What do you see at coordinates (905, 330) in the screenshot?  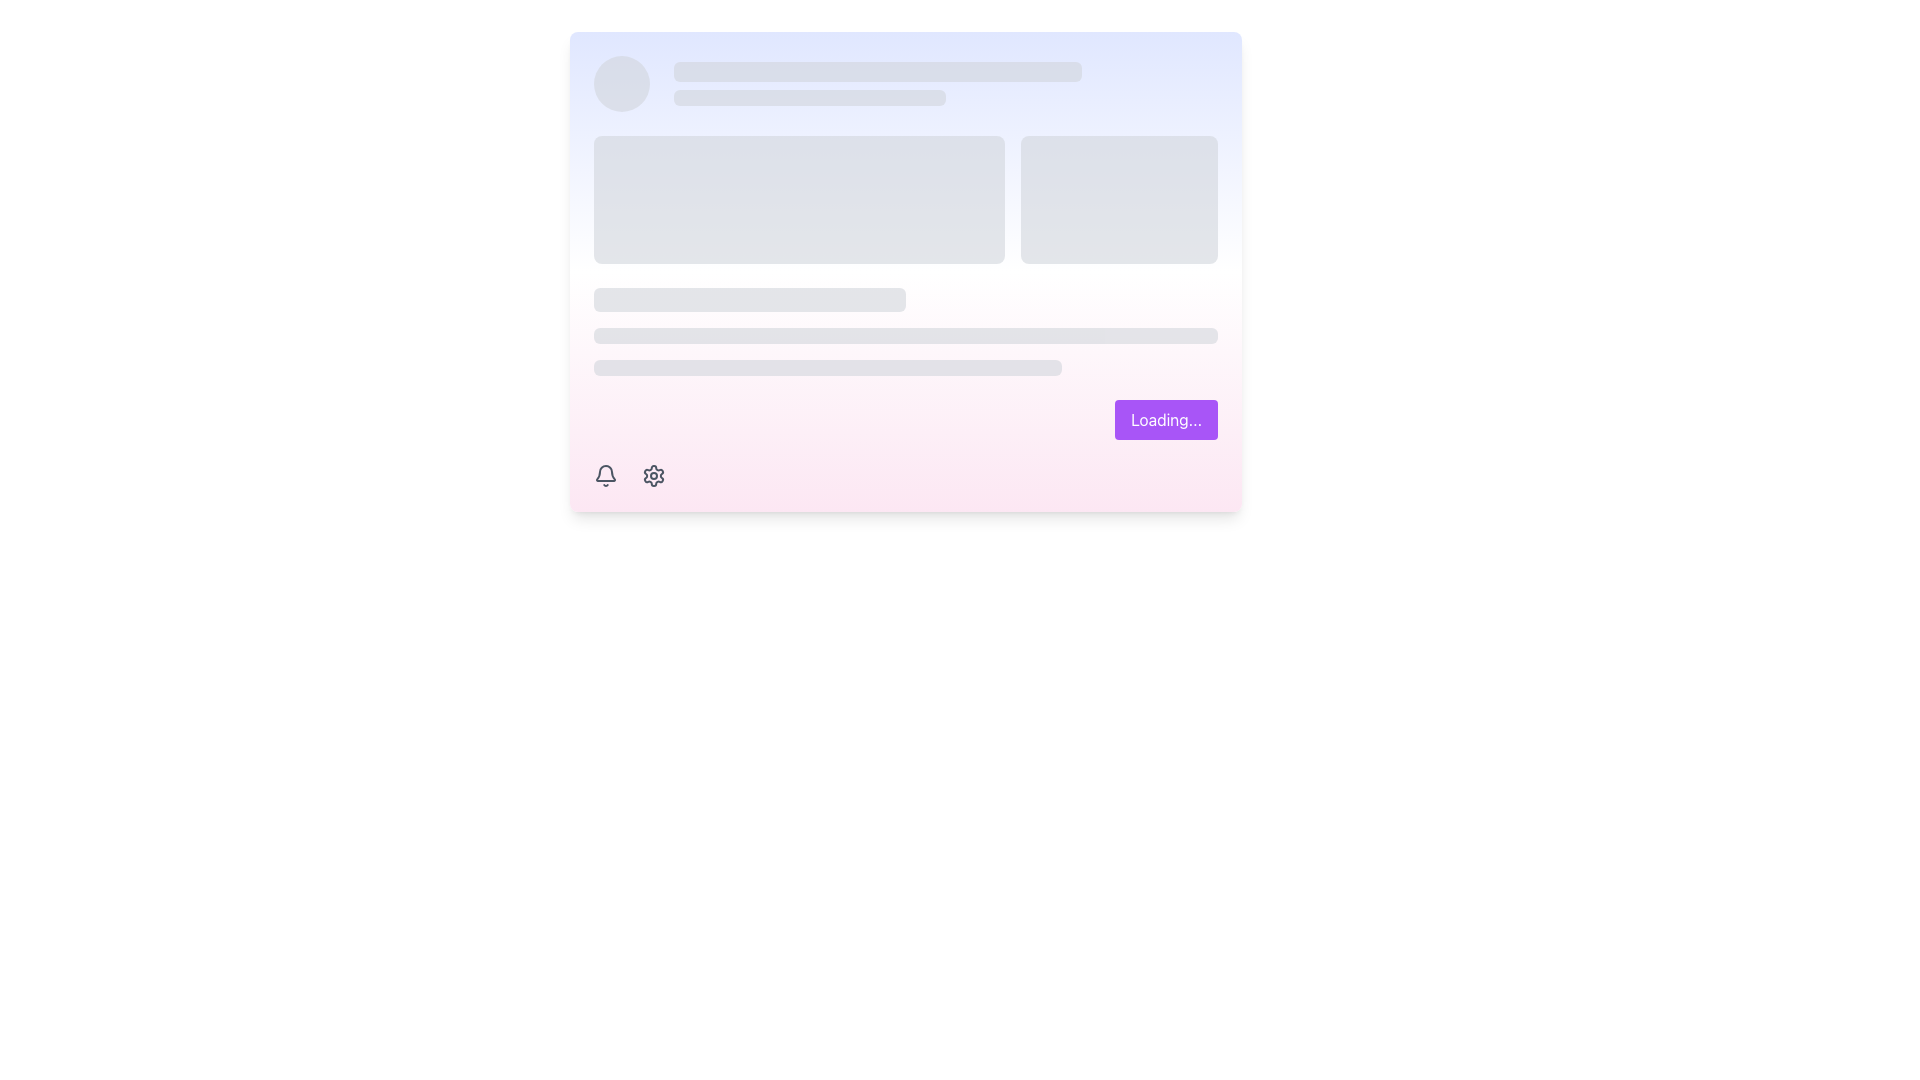 I see `the loading animation of the vertical stack of three light gray placeholders with rounded corners, positioned above the bottom row of buttons` at bounding box center [905, 330].